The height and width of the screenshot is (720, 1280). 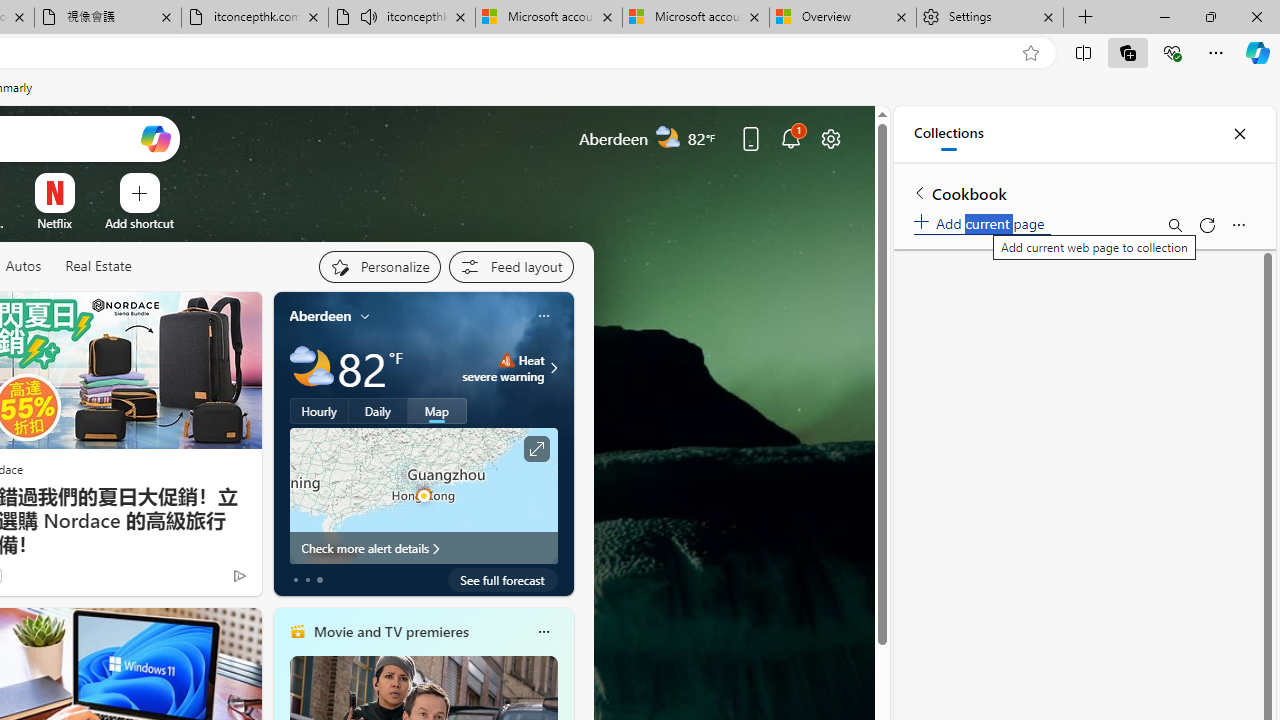 What do you see at coordinates (536, 448) in the screenshot?
I see `'Click to see more information'` at bounding box center [536, 448].